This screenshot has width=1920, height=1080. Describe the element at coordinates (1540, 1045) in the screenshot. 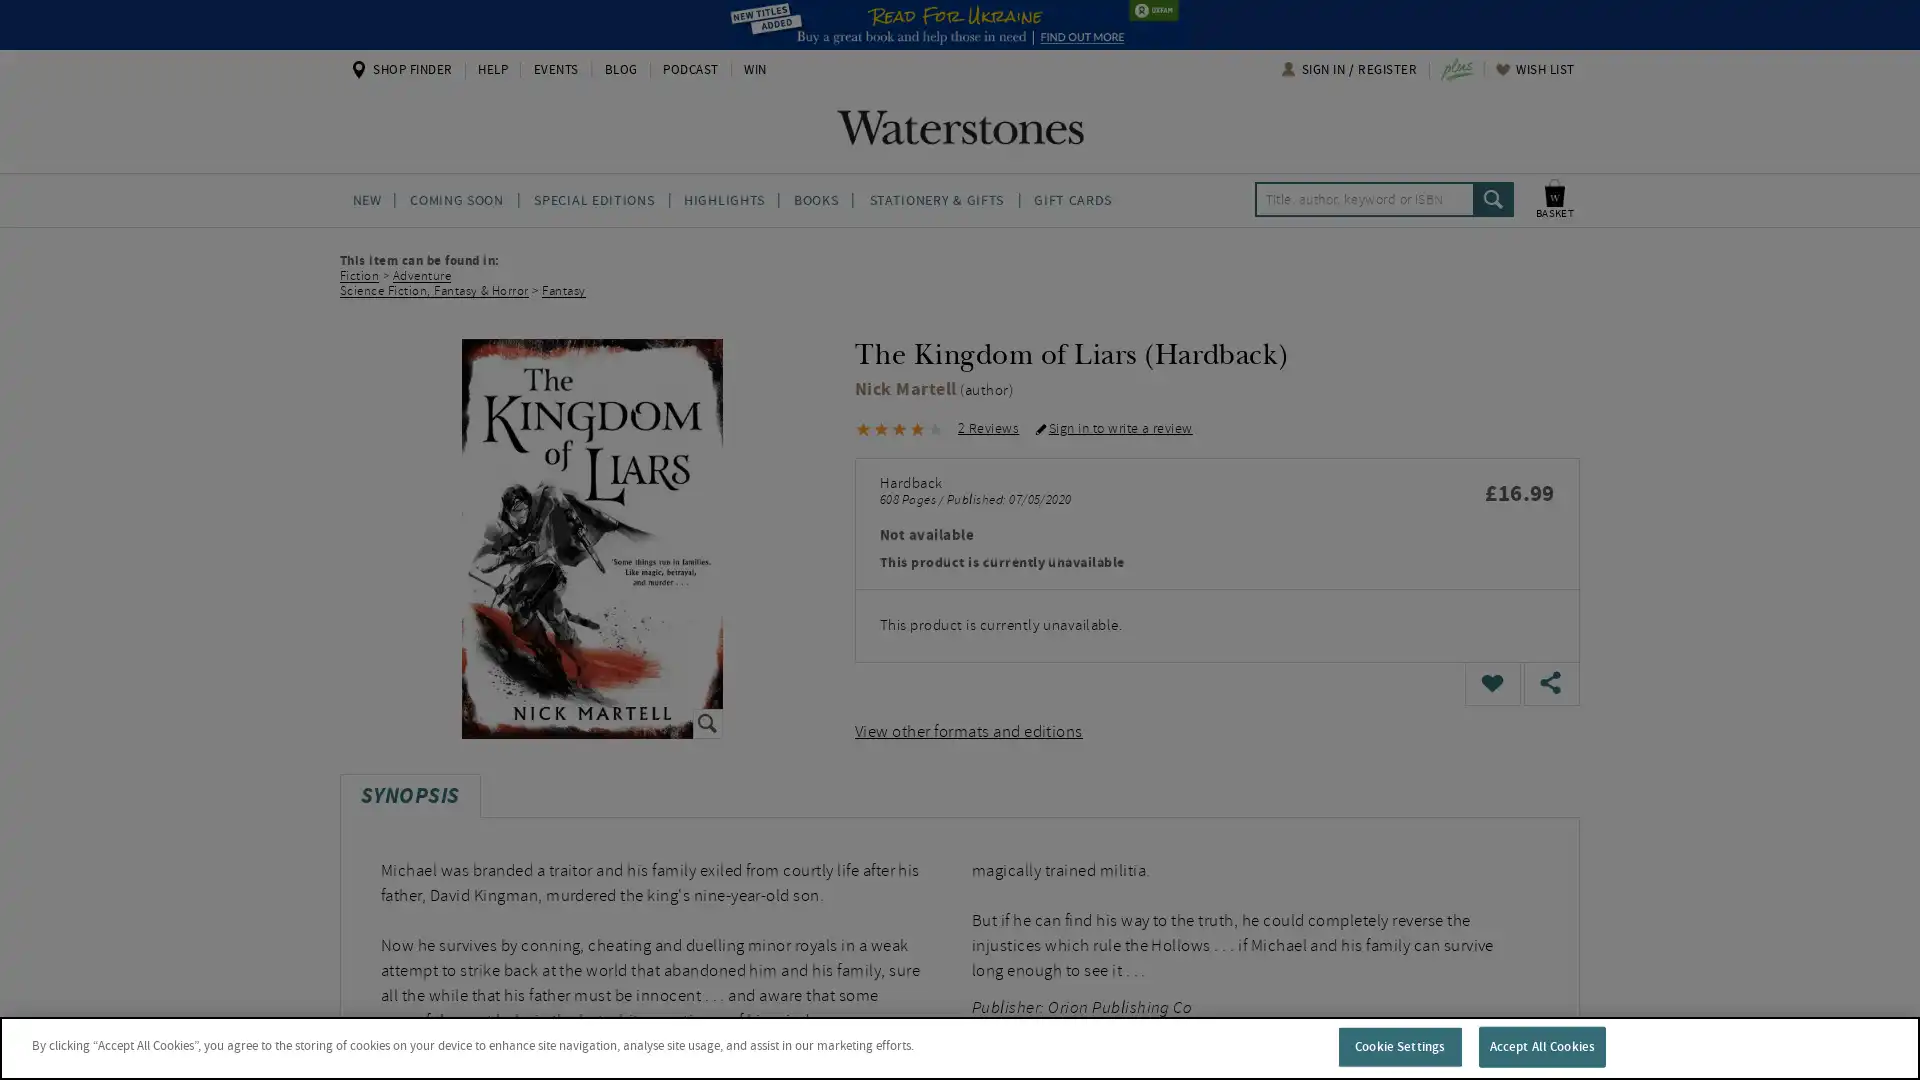

I see `Accept All Cookies` at that location.